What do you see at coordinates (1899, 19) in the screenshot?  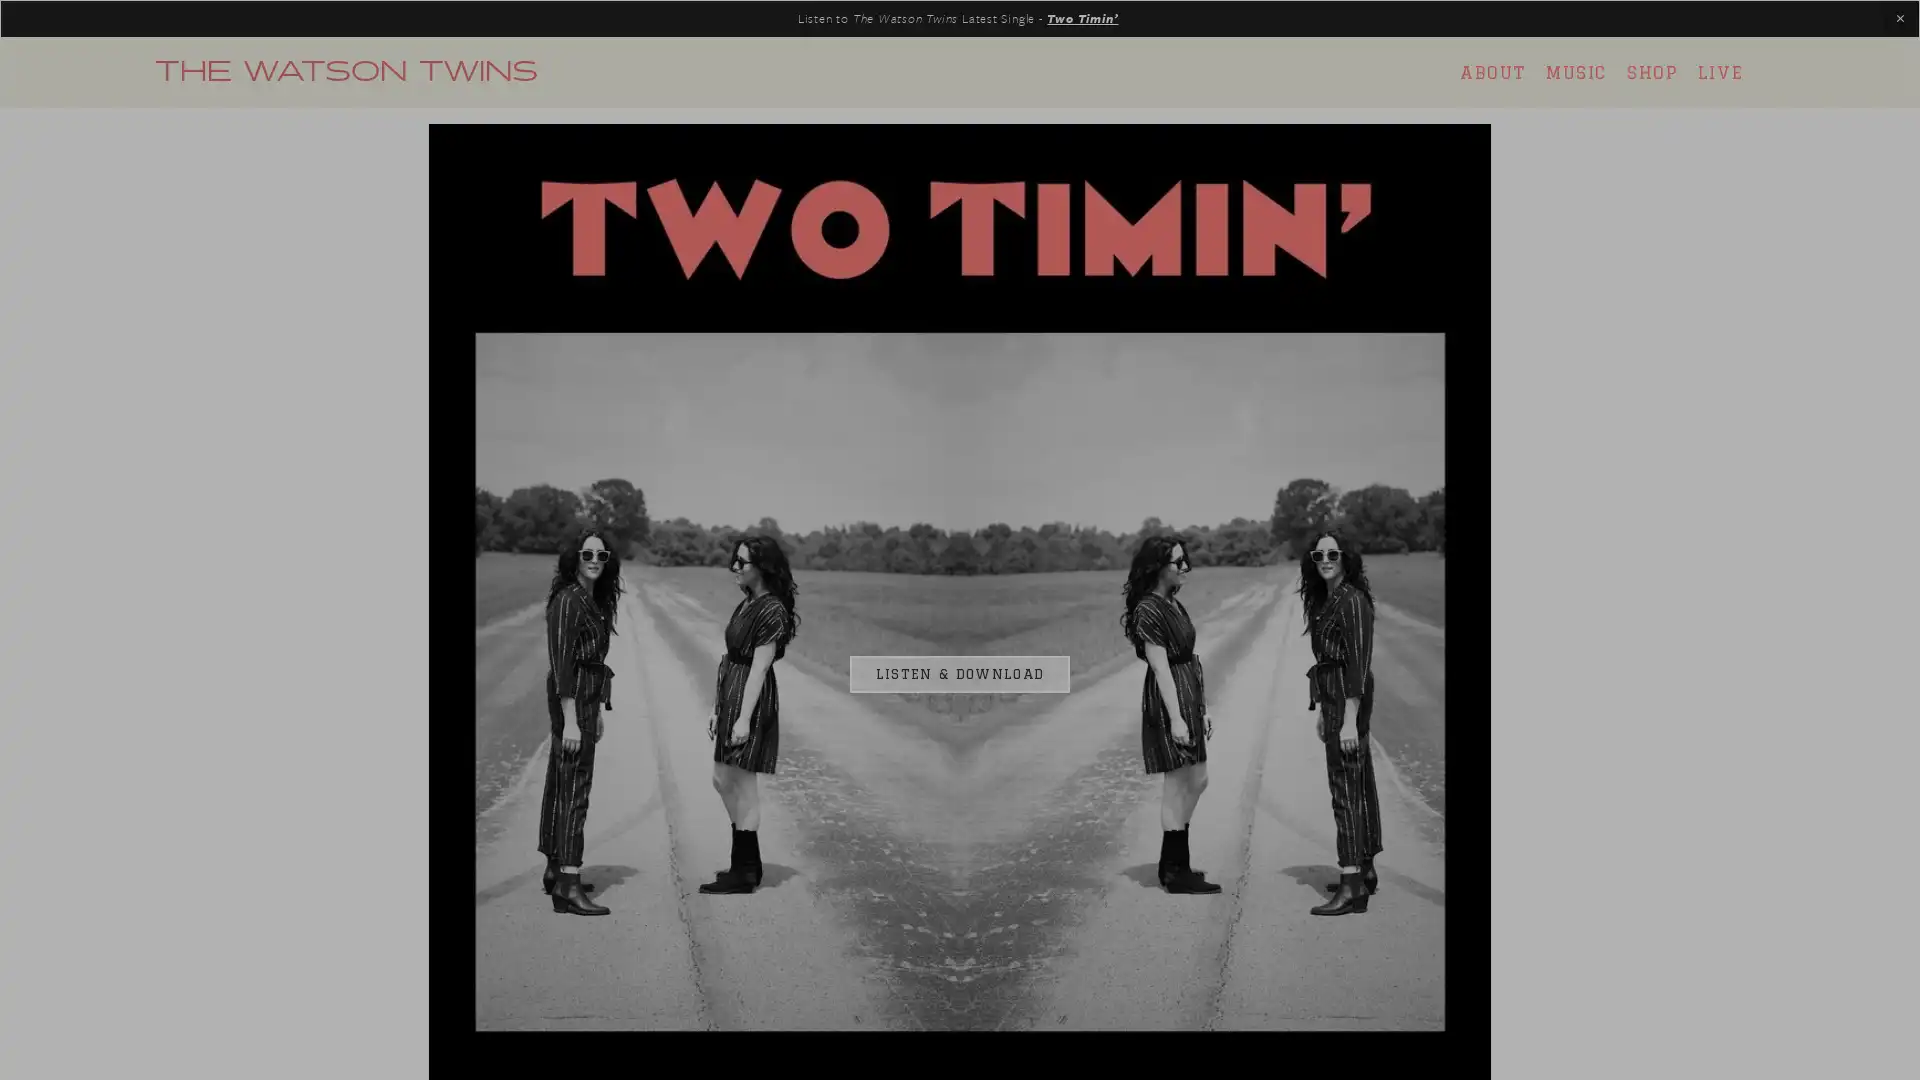 I see `Close Announcement` at bounding box center [1899, 19].